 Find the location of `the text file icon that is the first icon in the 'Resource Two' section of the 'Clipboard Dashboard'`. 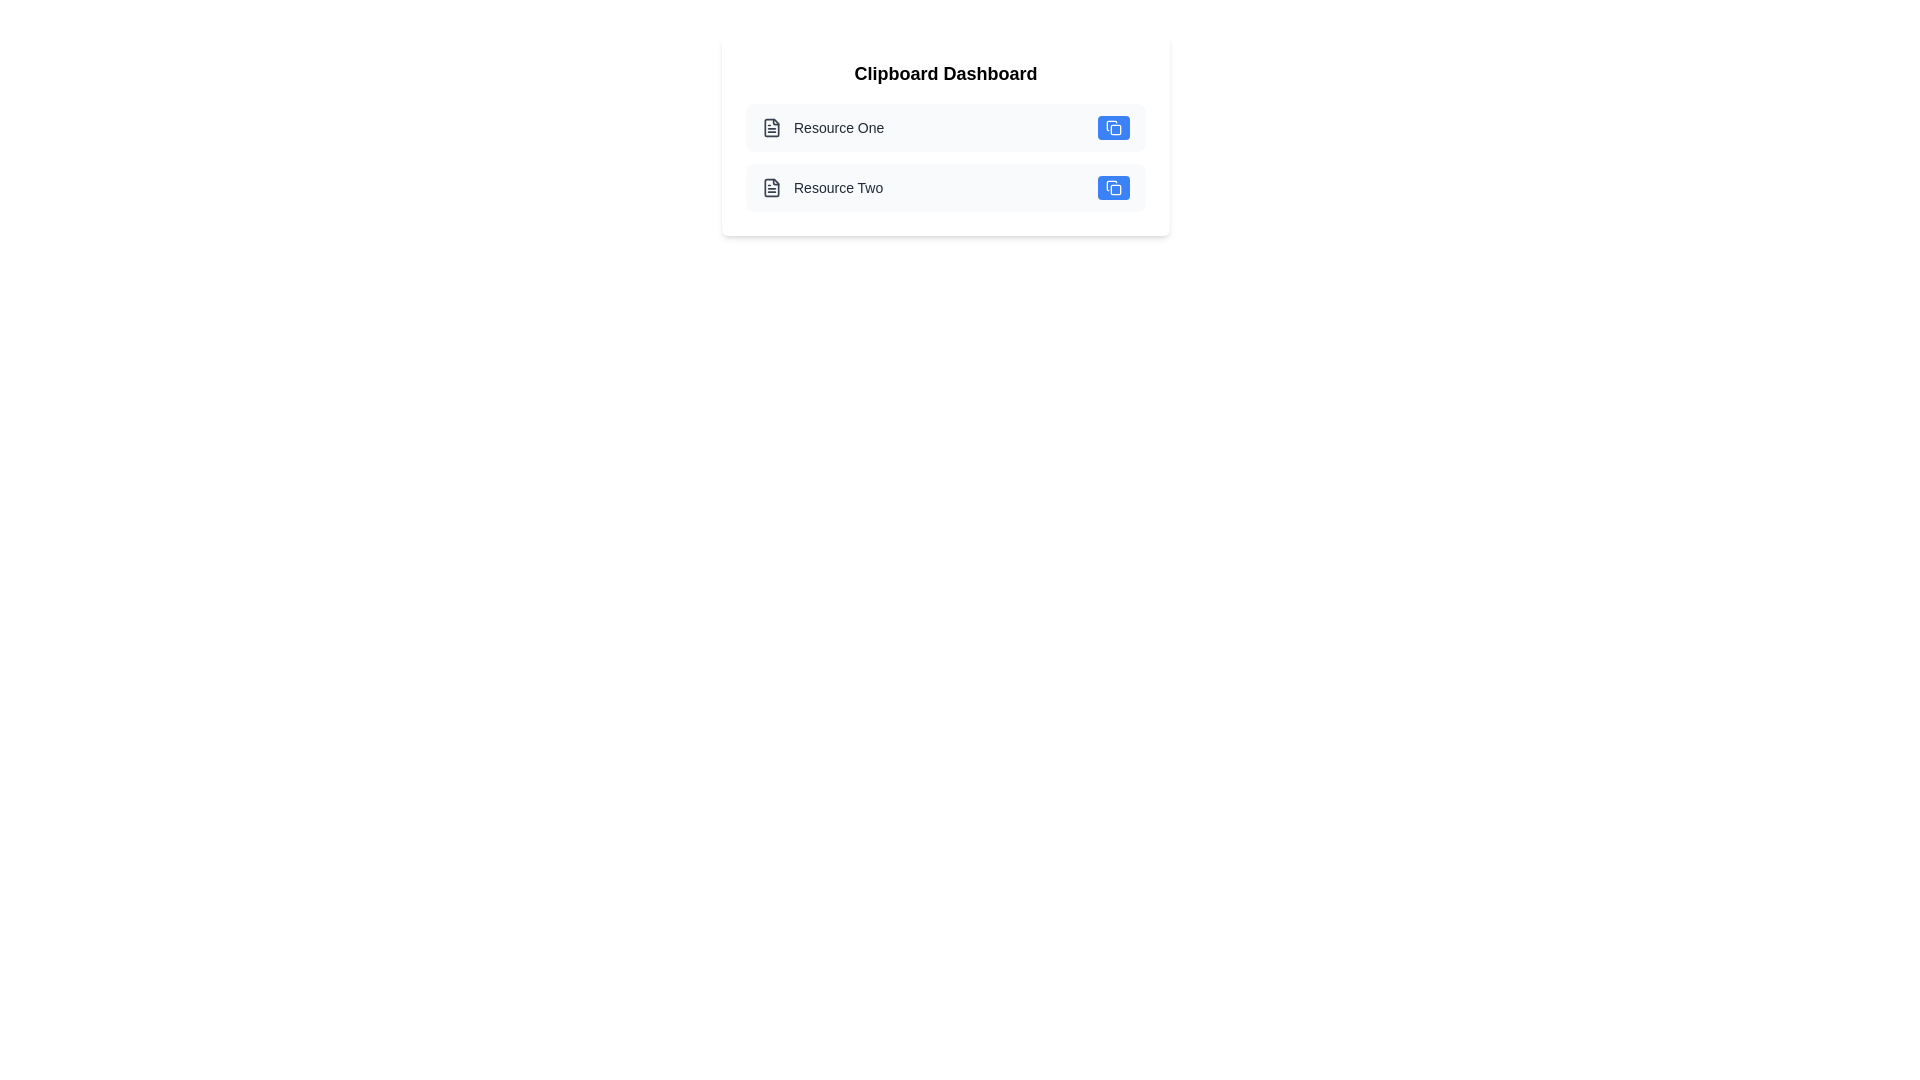

the text file icon that is the first icon in the 'Resource Two' section of the 'Clipboard Dashboard' is located at coordinates (771, 188).